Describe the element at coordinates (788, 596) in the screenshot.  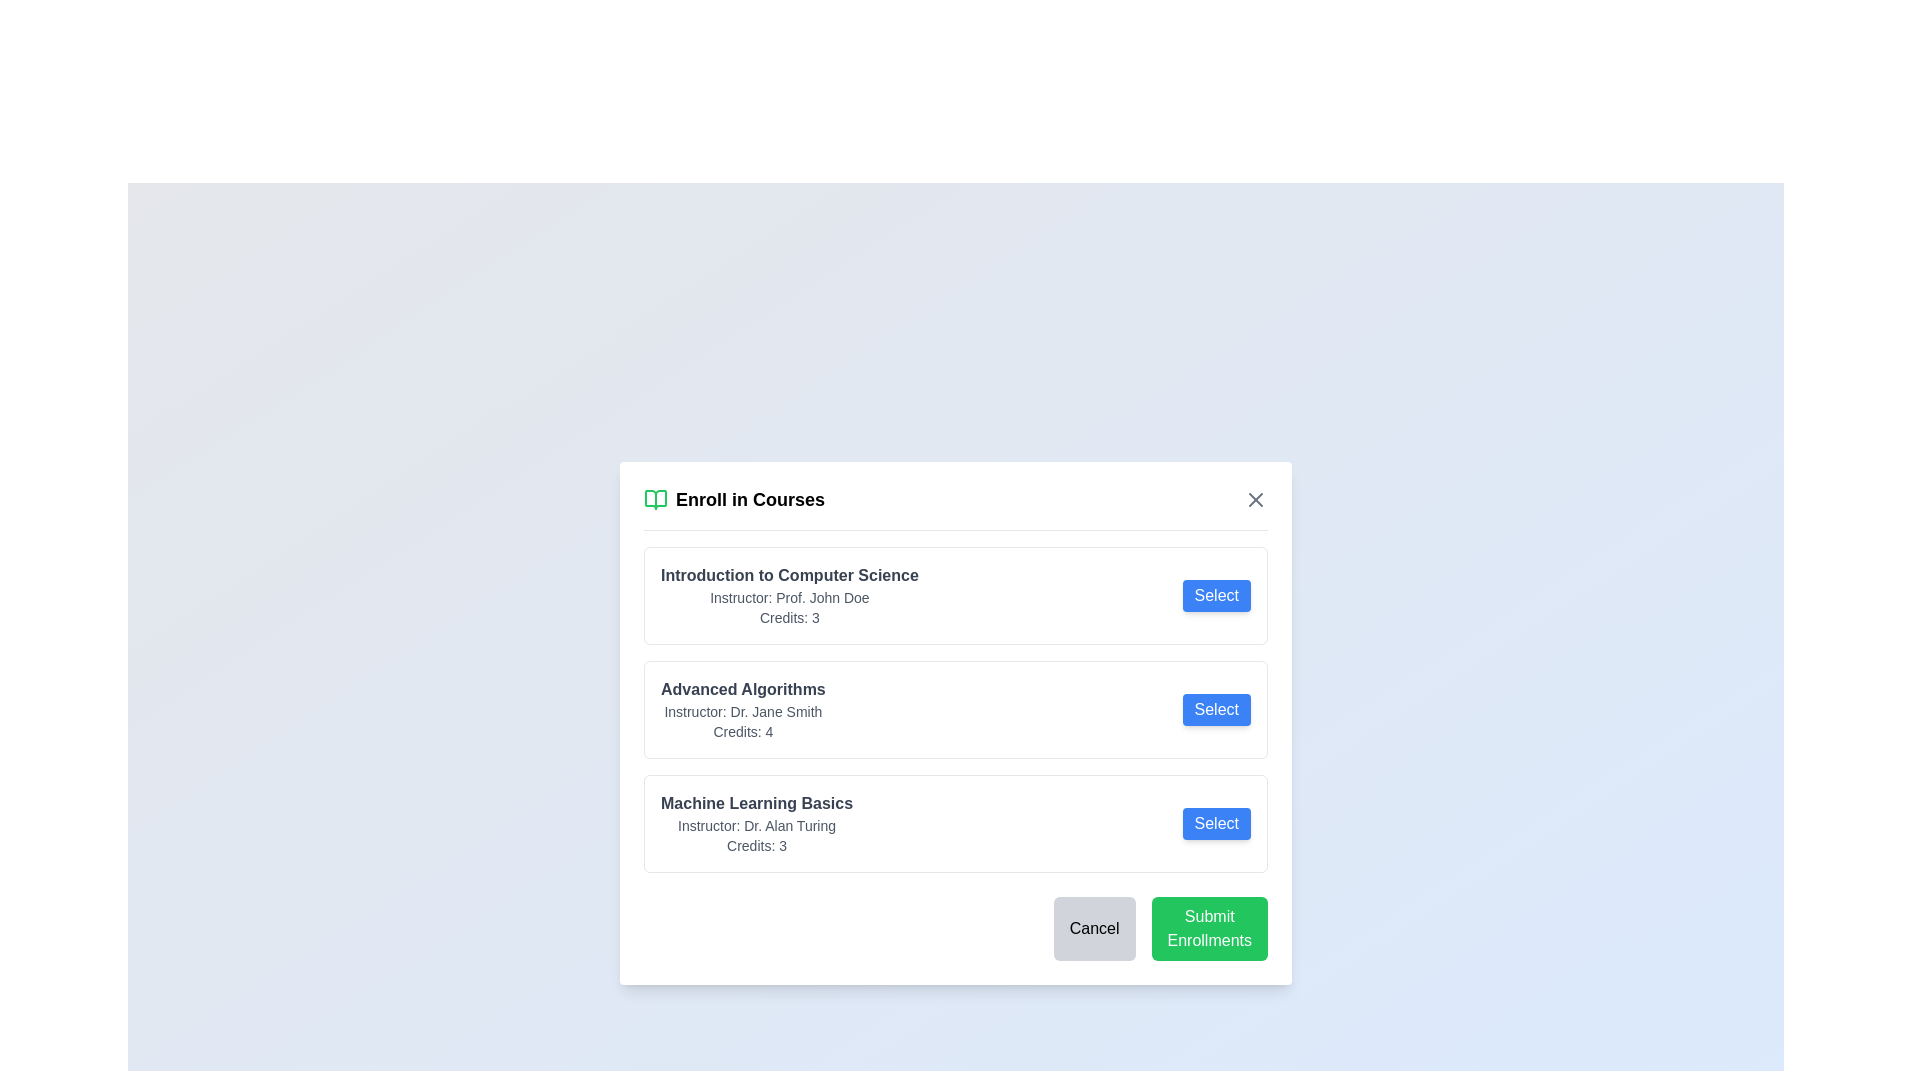
I see `the text label displaying 'Instructor: Prof. John Doe', which is positioned below the course title and above the credits information` at that location.